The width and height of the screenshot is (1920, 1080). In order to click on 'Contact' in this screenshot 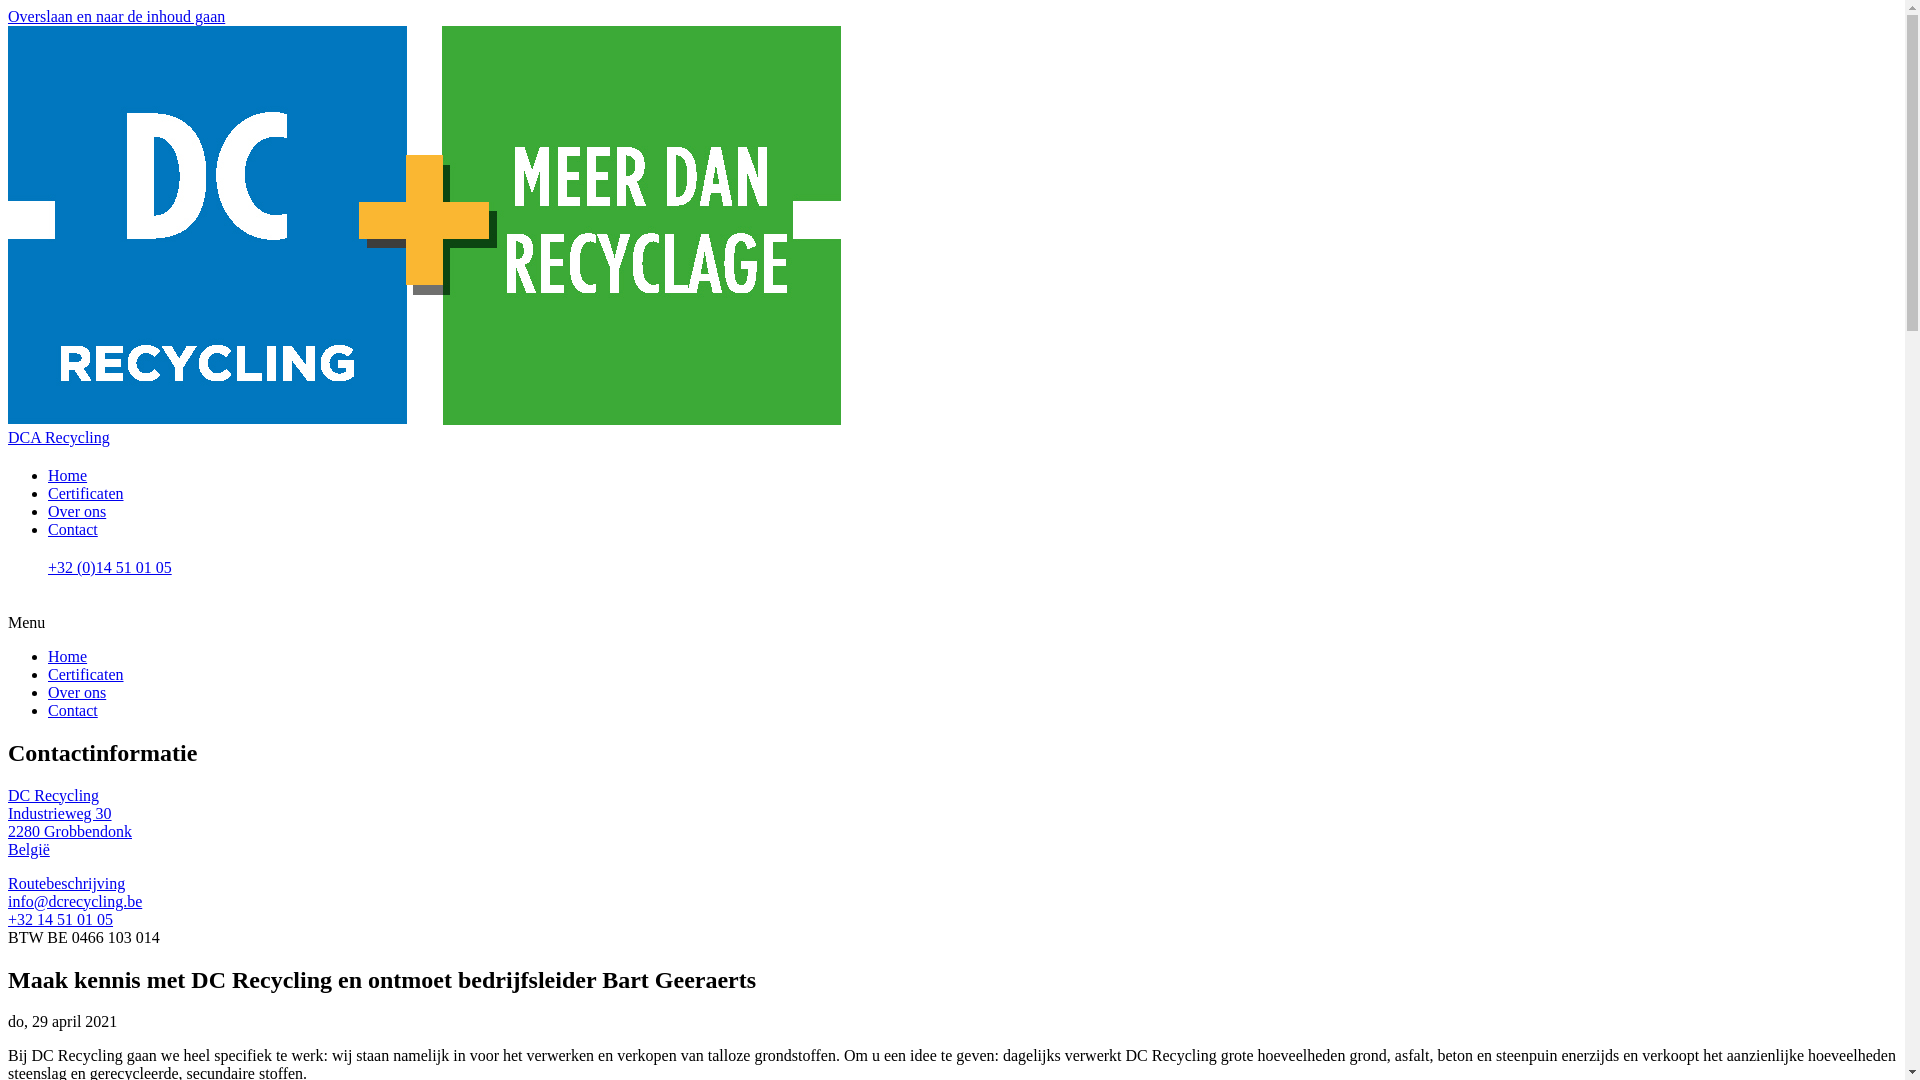, I will do `click(48, 709)`.